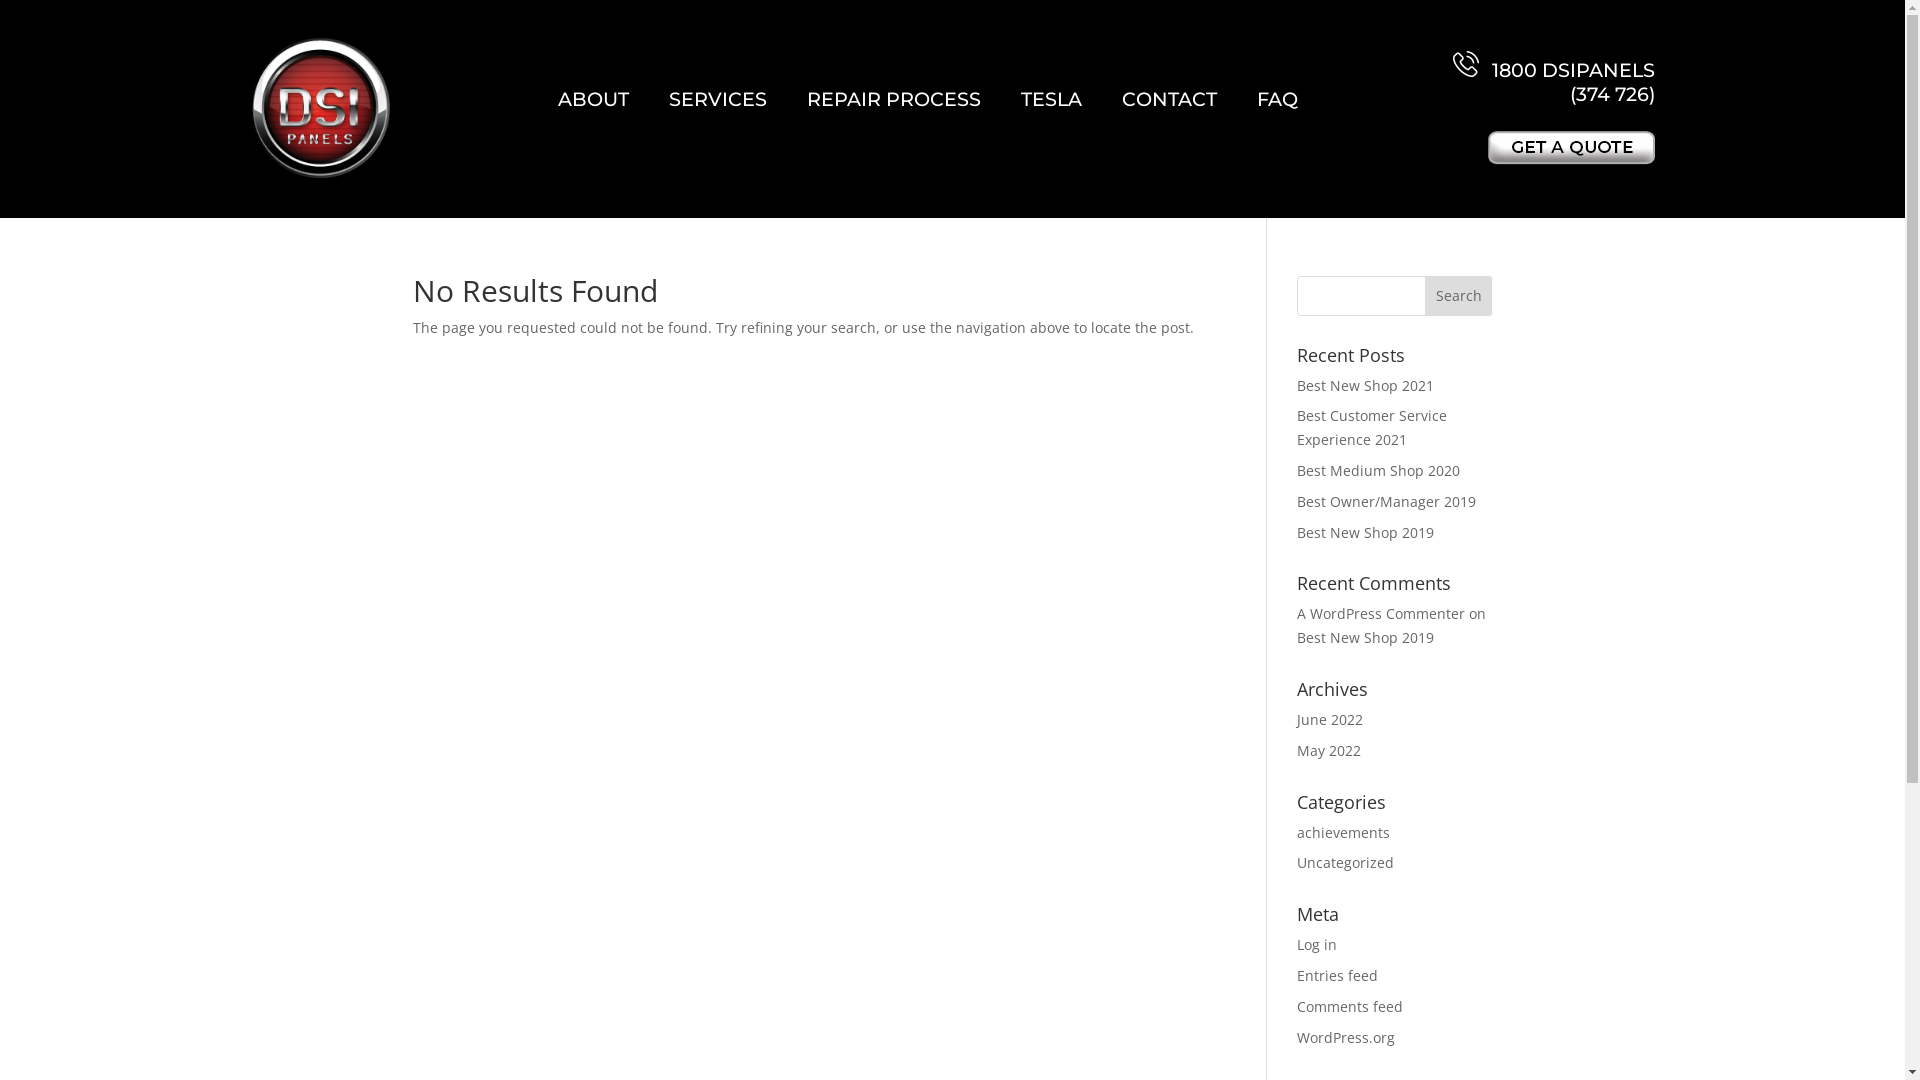 This screenshot has width=1920, height=1080. I want to click on 'Best New Shop 2019', so click(1364, 637).